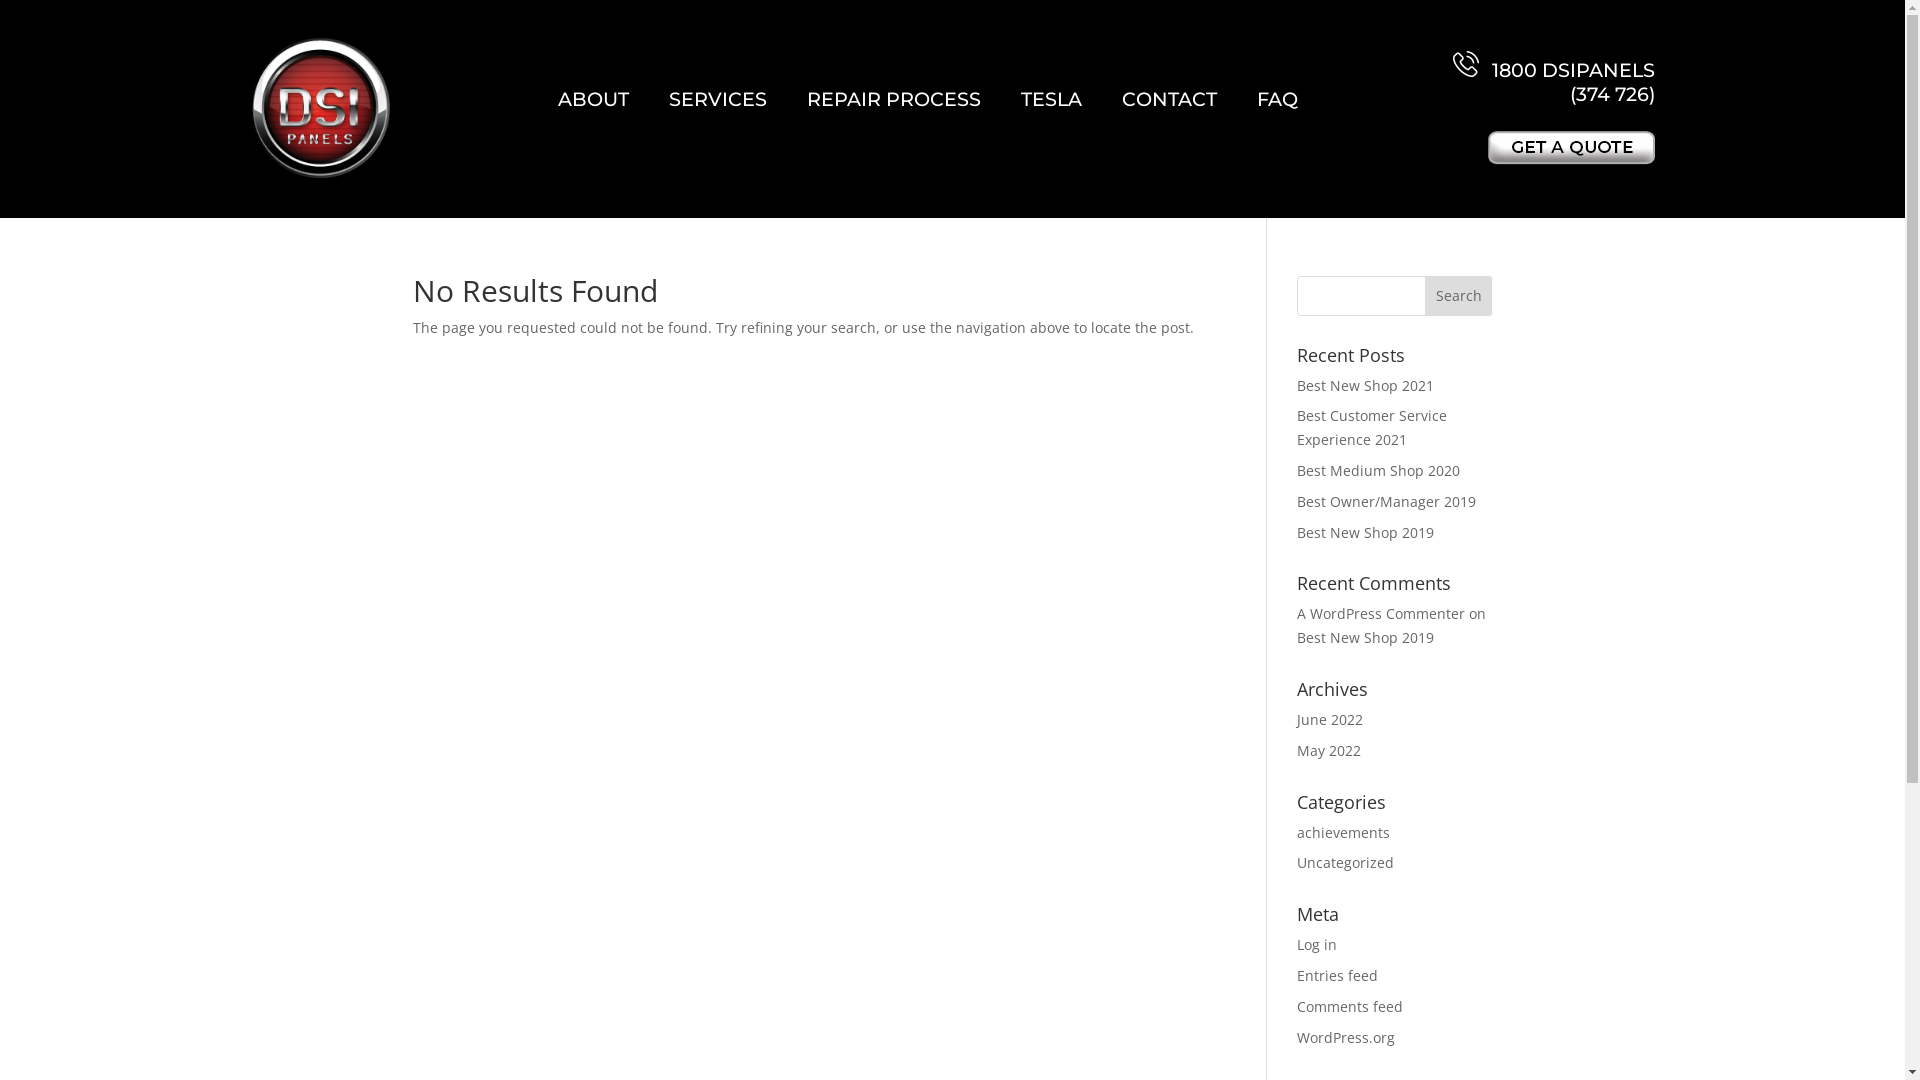 This screenshot has width=1920, height=1080. I want to click on 'Best New Shop 2019', so click(1364, 637).